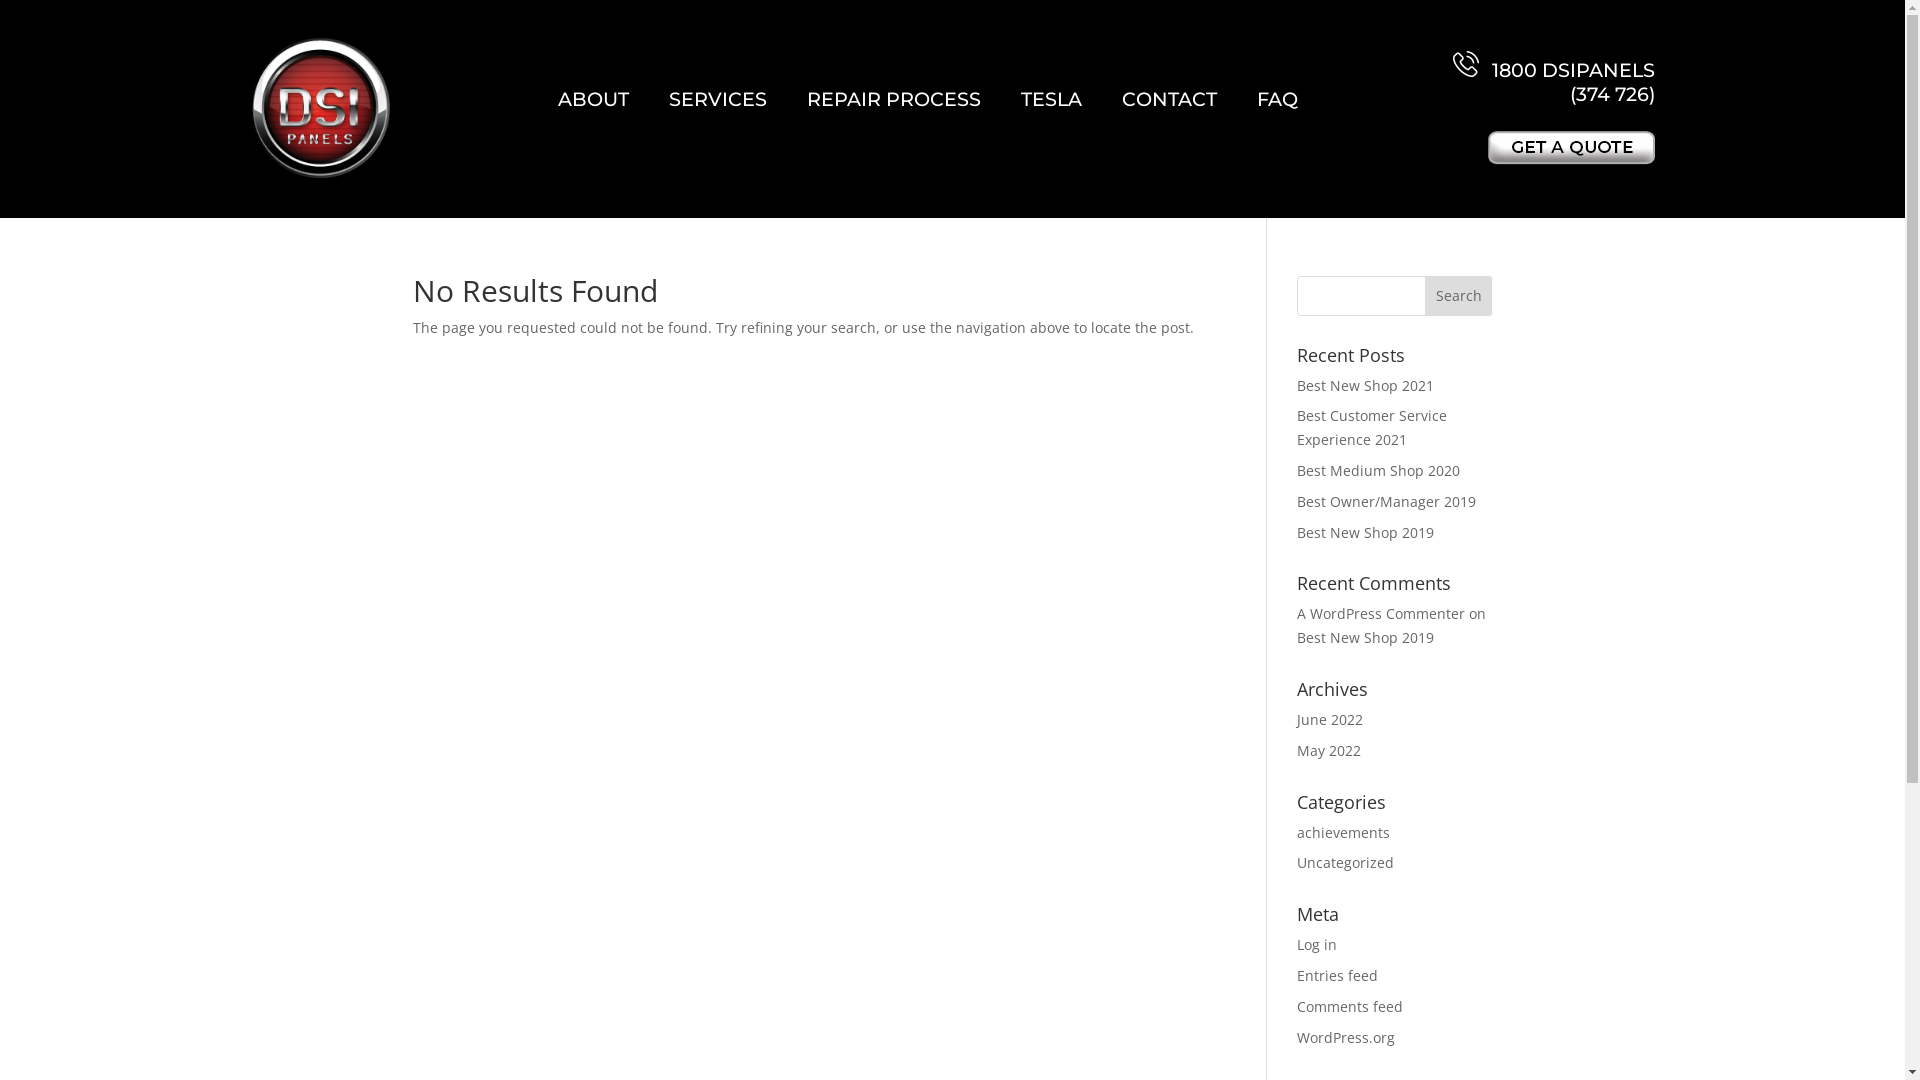 This screenshot has width=1920, height=1080. I want to click on 'Best New Shop 2019', so click(1364, 637).